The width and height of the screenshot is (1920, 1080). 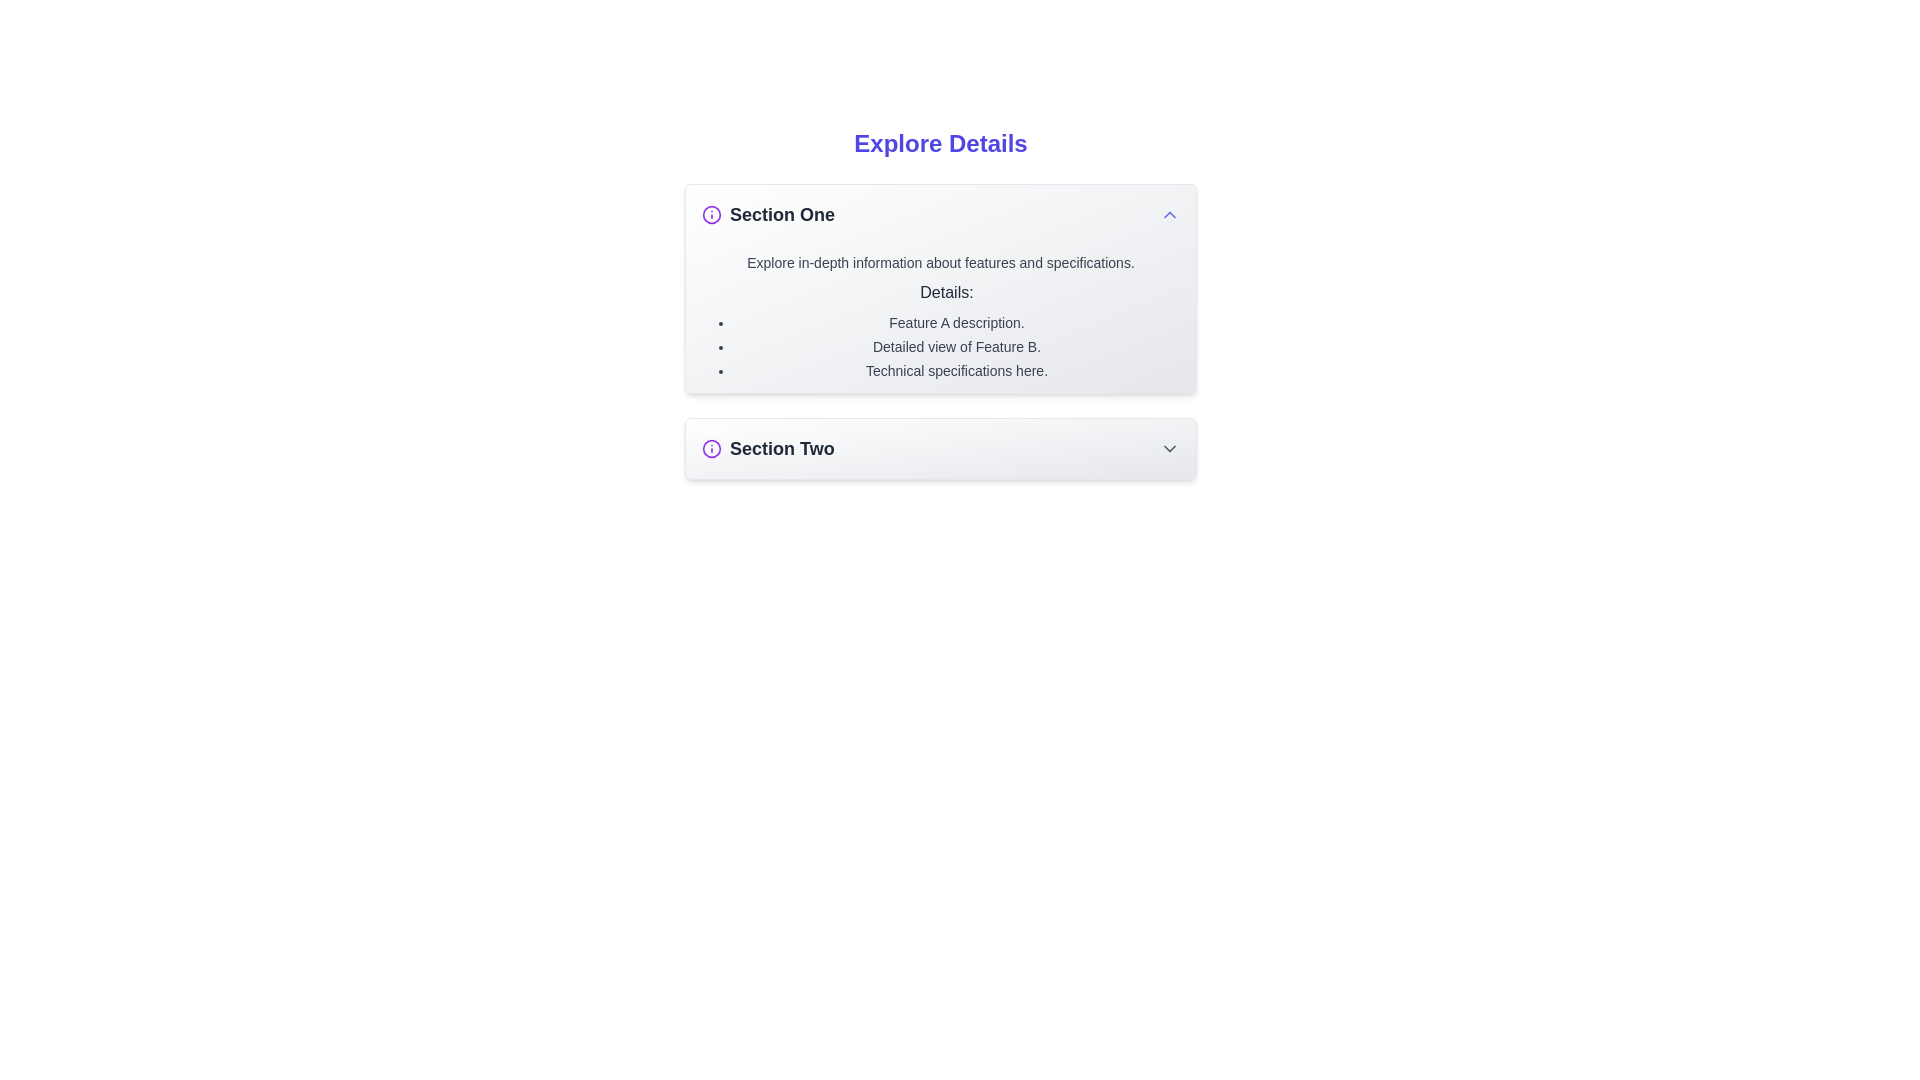 I want to click on the second item in the bulleted list within the 'Section One' details panel, which describes a detailed view of Feature B, so click(x=955, y=347).